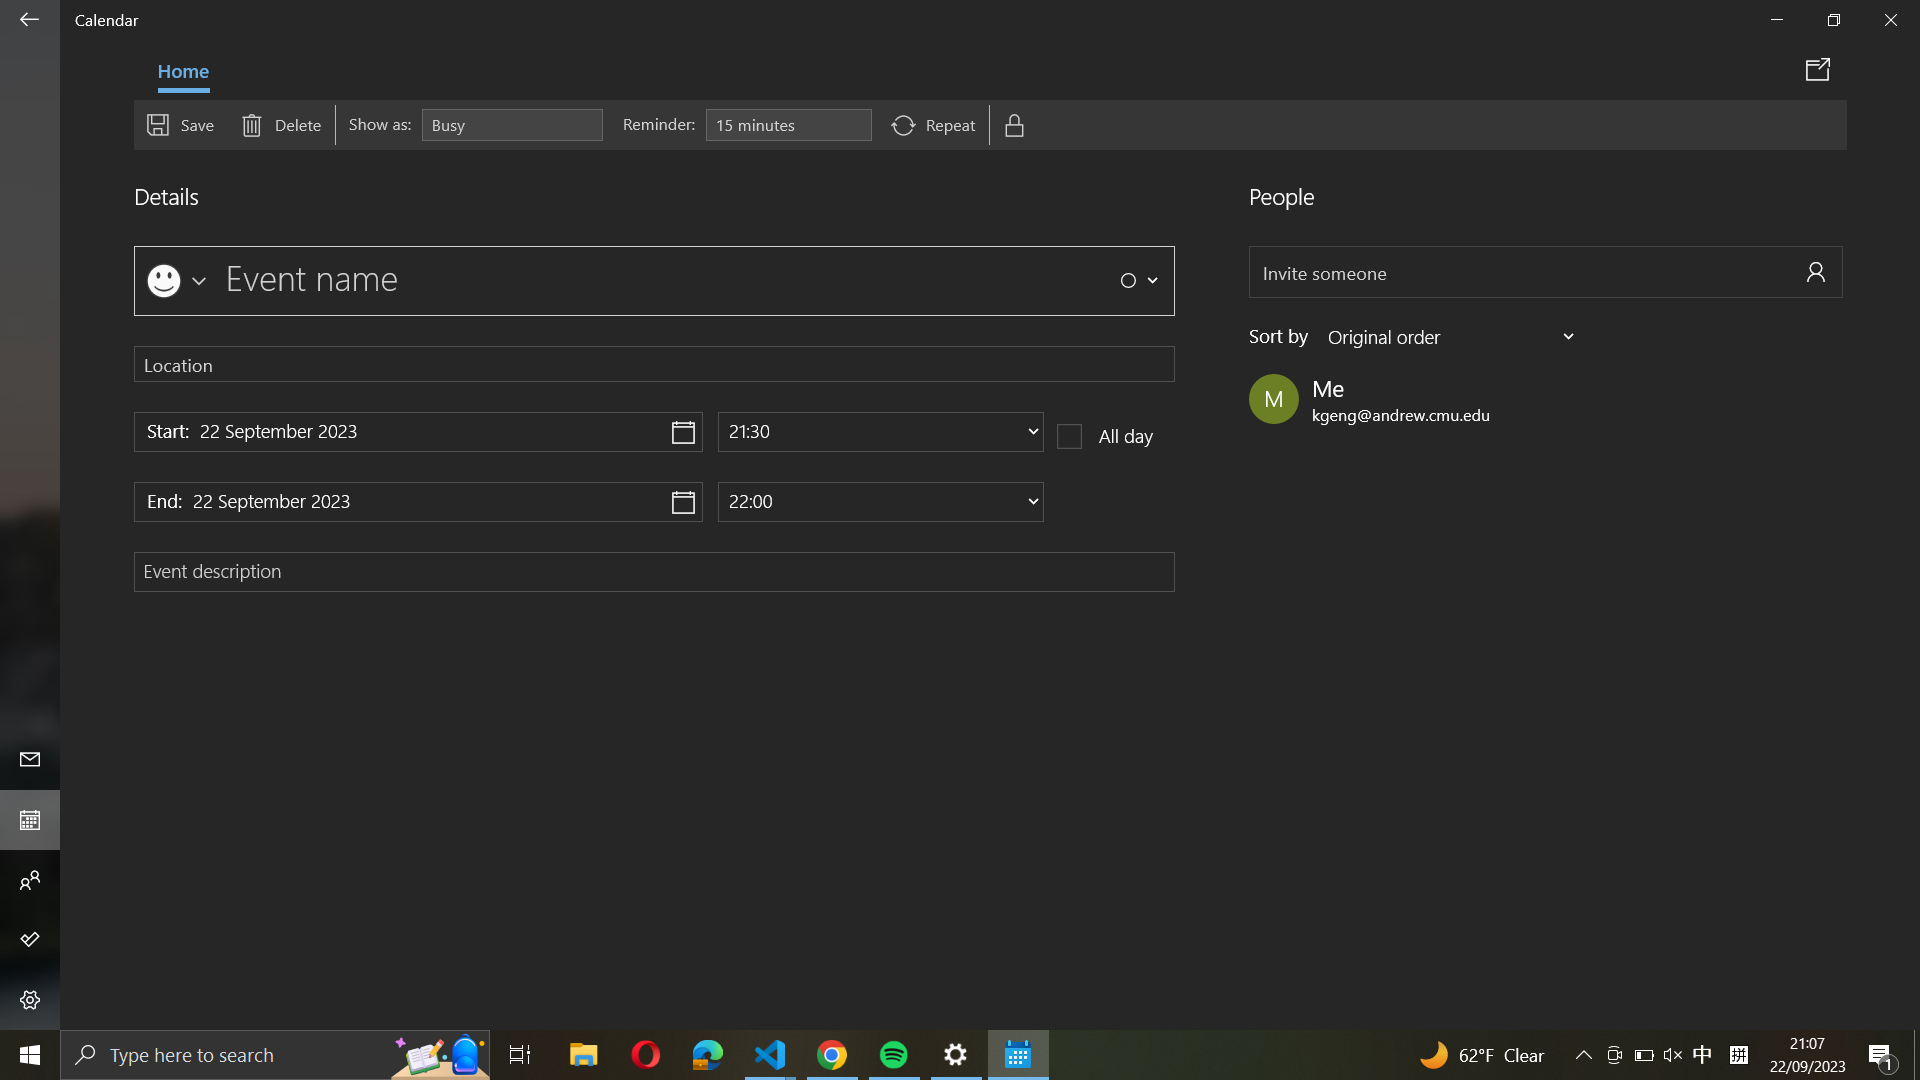  What do you see at coordinates (1453, 335) in the screenshot?
I see `Rearrange event participants according to surname` at bounding box center [1453, 335].